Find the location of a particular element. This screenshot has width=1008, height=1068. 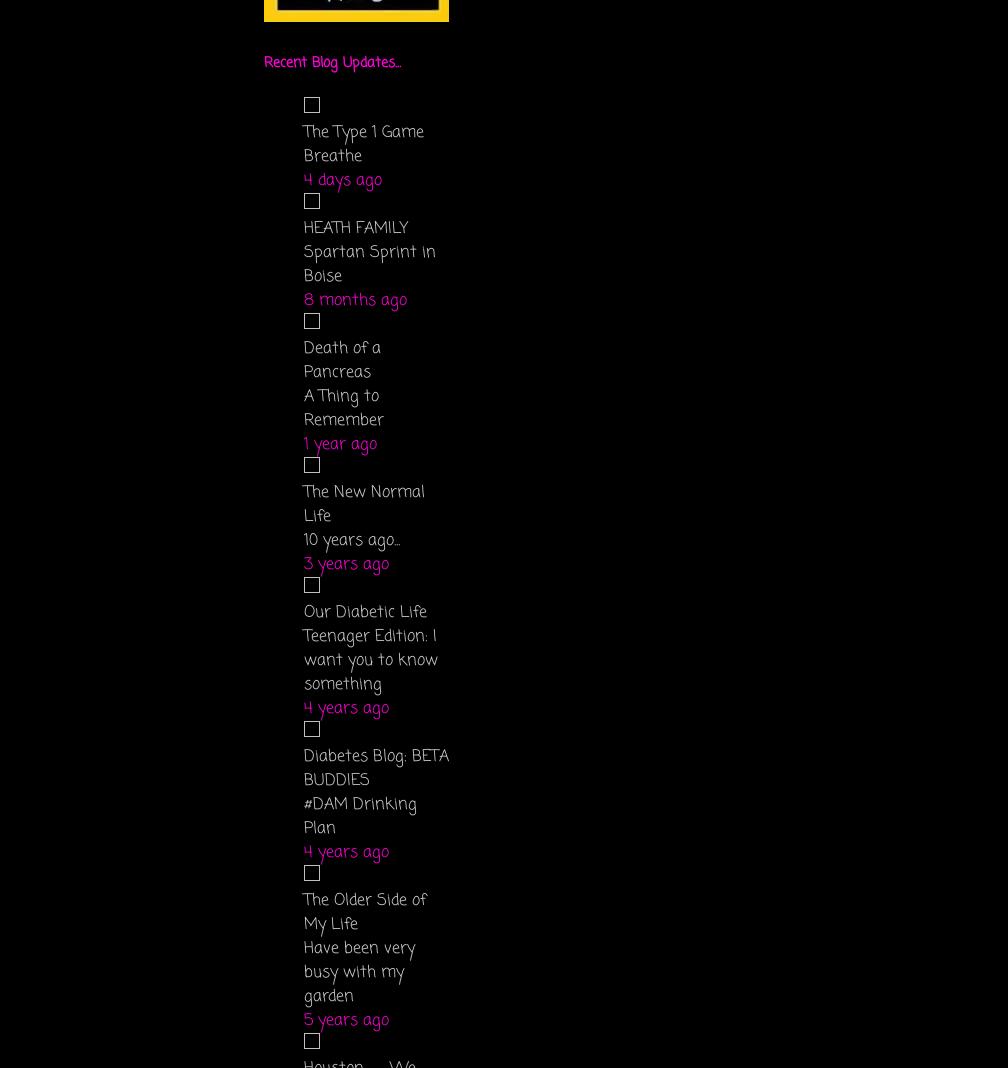

'5 years ago' is located at coordinates (346, 1021).